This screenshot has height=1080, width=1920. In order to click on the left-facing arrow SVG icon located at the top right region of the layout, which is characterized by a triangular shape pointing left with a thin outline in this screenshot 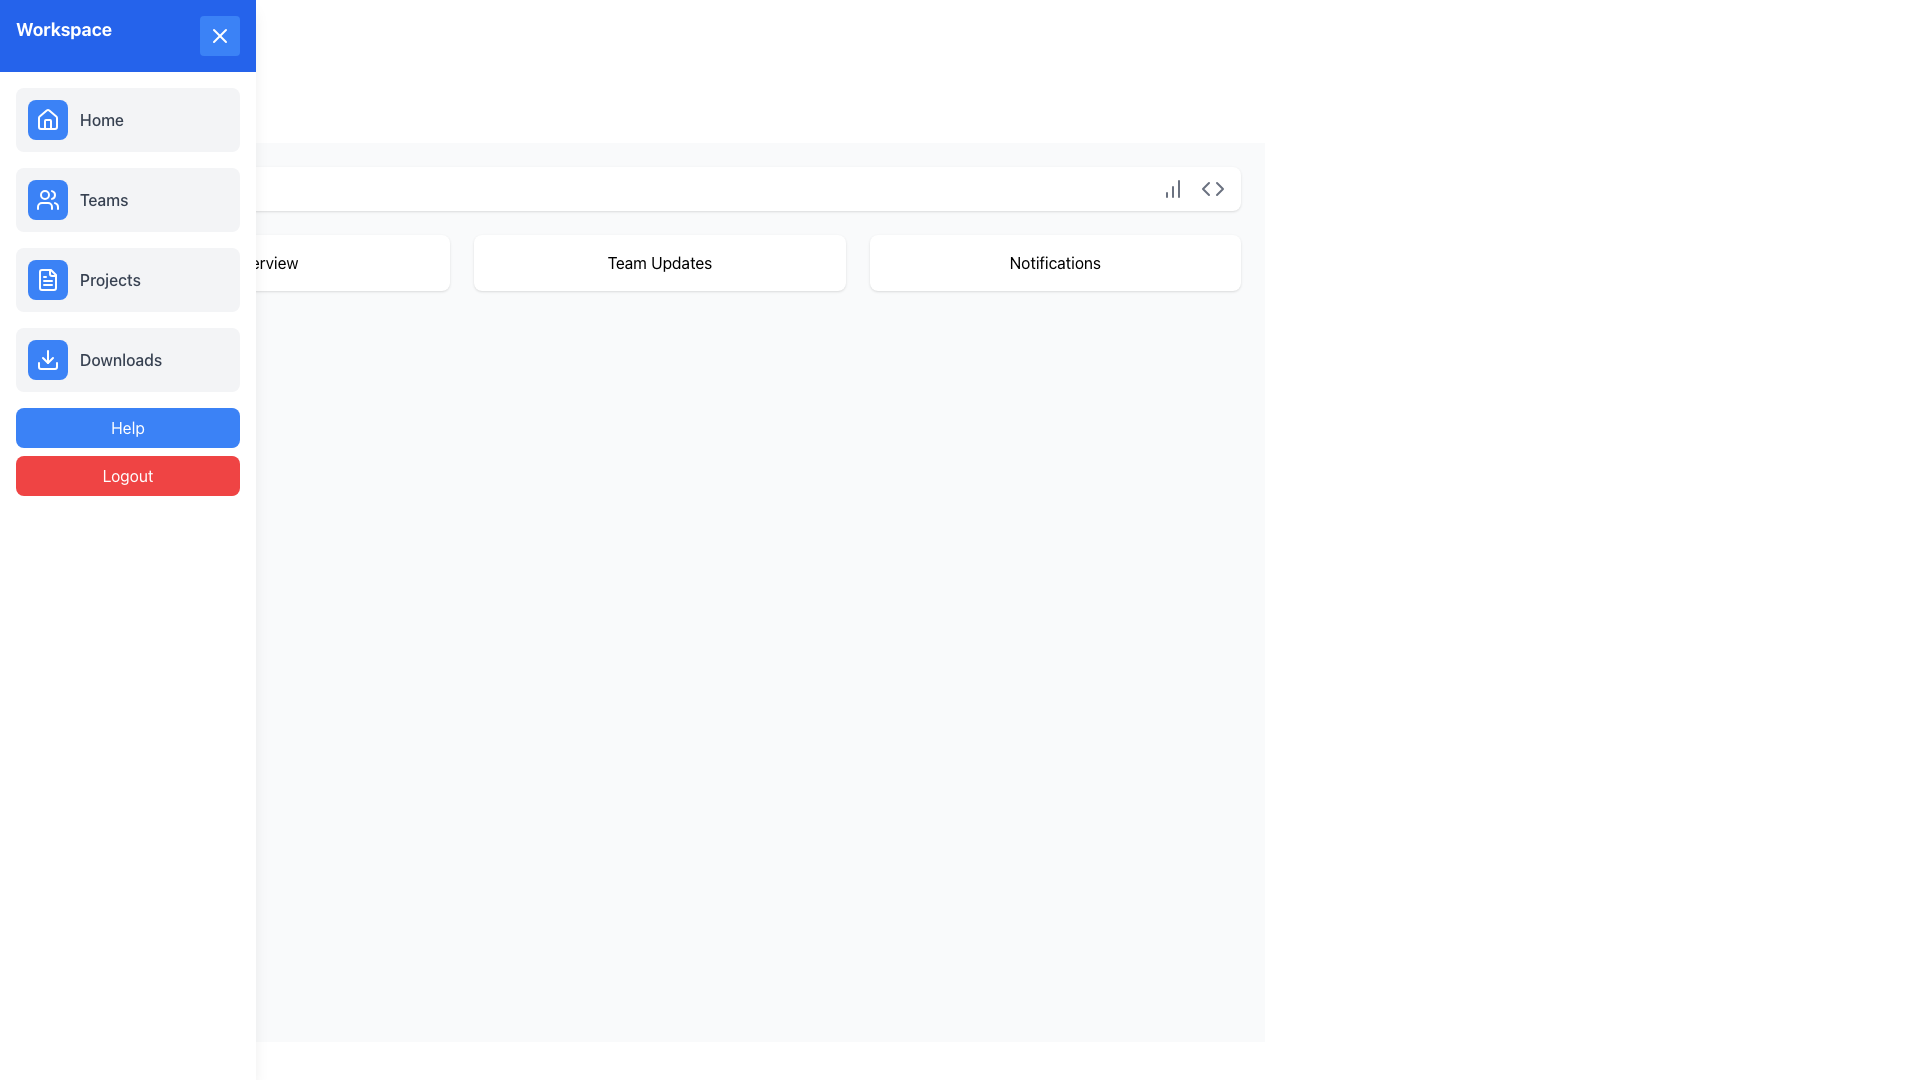, I will do `click(1204, 189)`.